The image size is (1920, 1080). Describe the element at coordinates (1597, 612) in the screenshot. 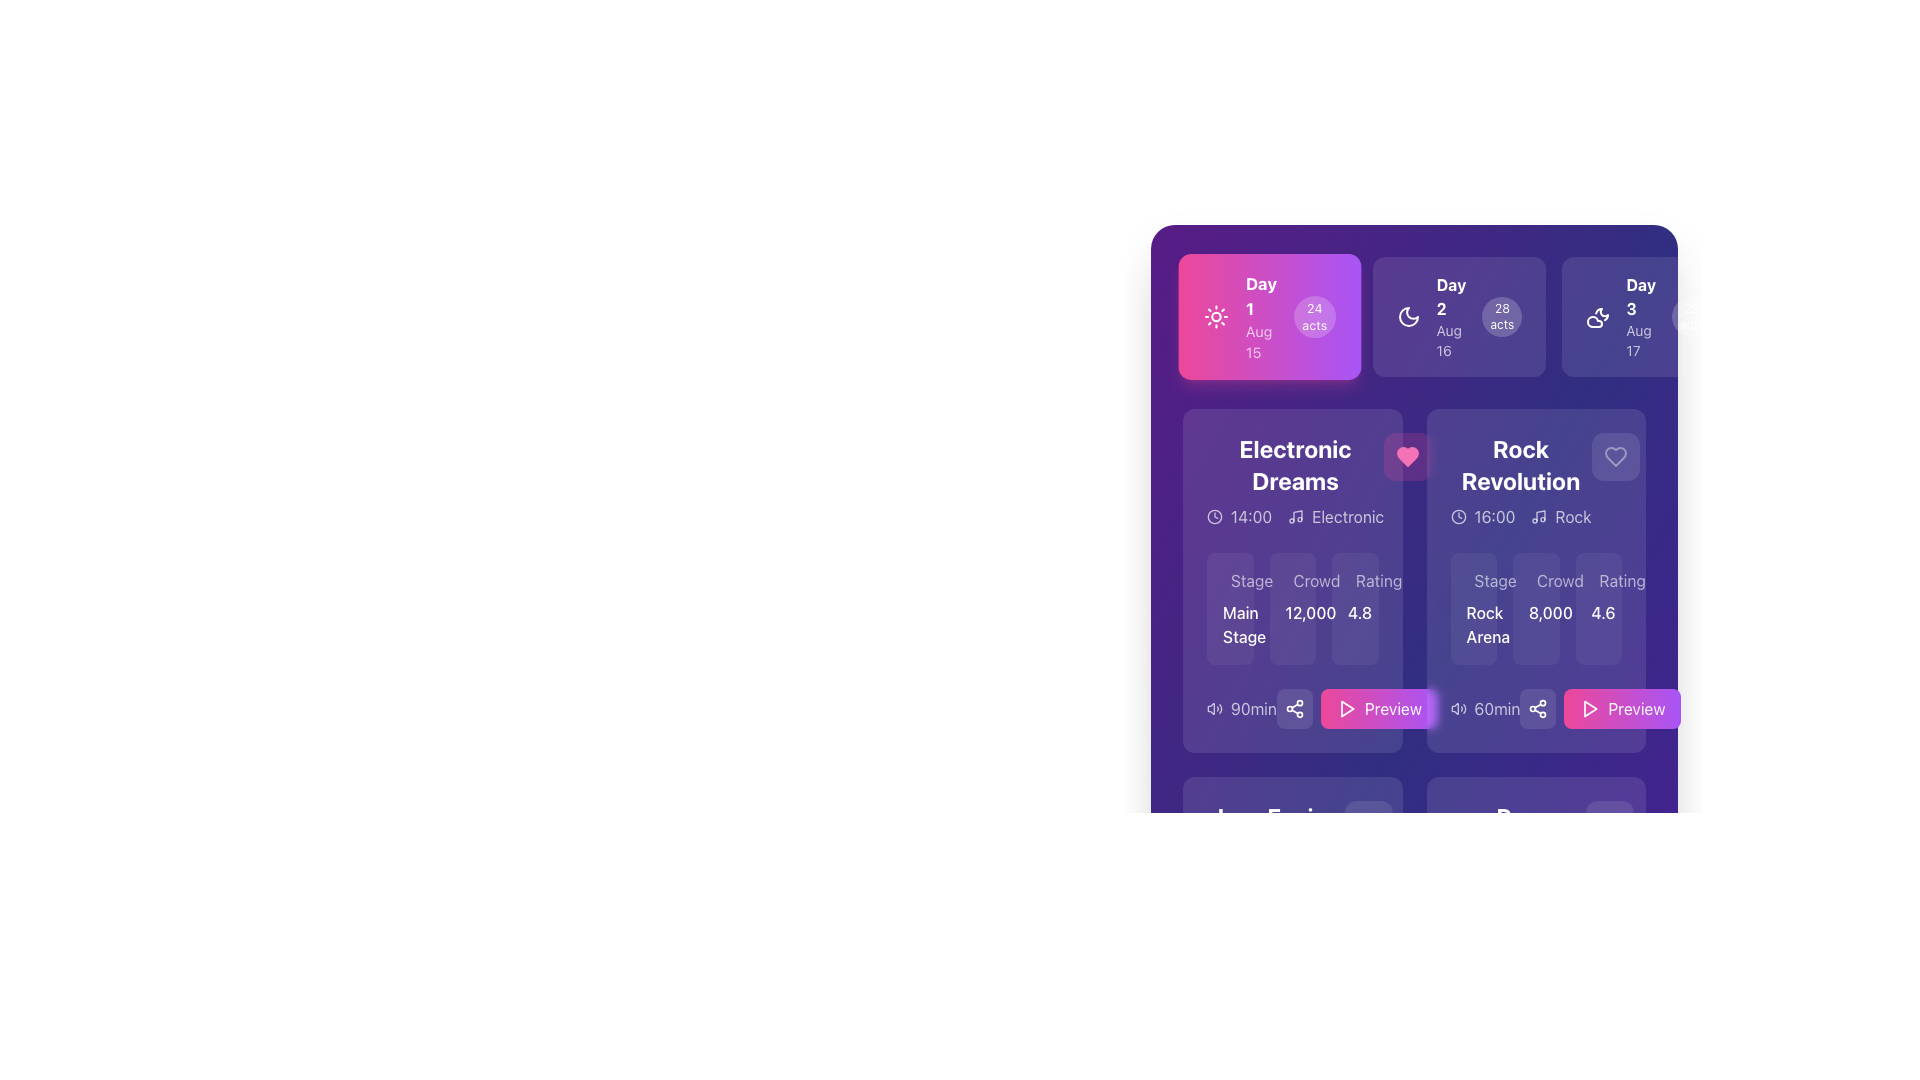

I see `the formatted numeric text '4.6' displayed in a white medium-weight font within the dark purple 'Rating' section under the 'Rock Revolution' header` at that location.